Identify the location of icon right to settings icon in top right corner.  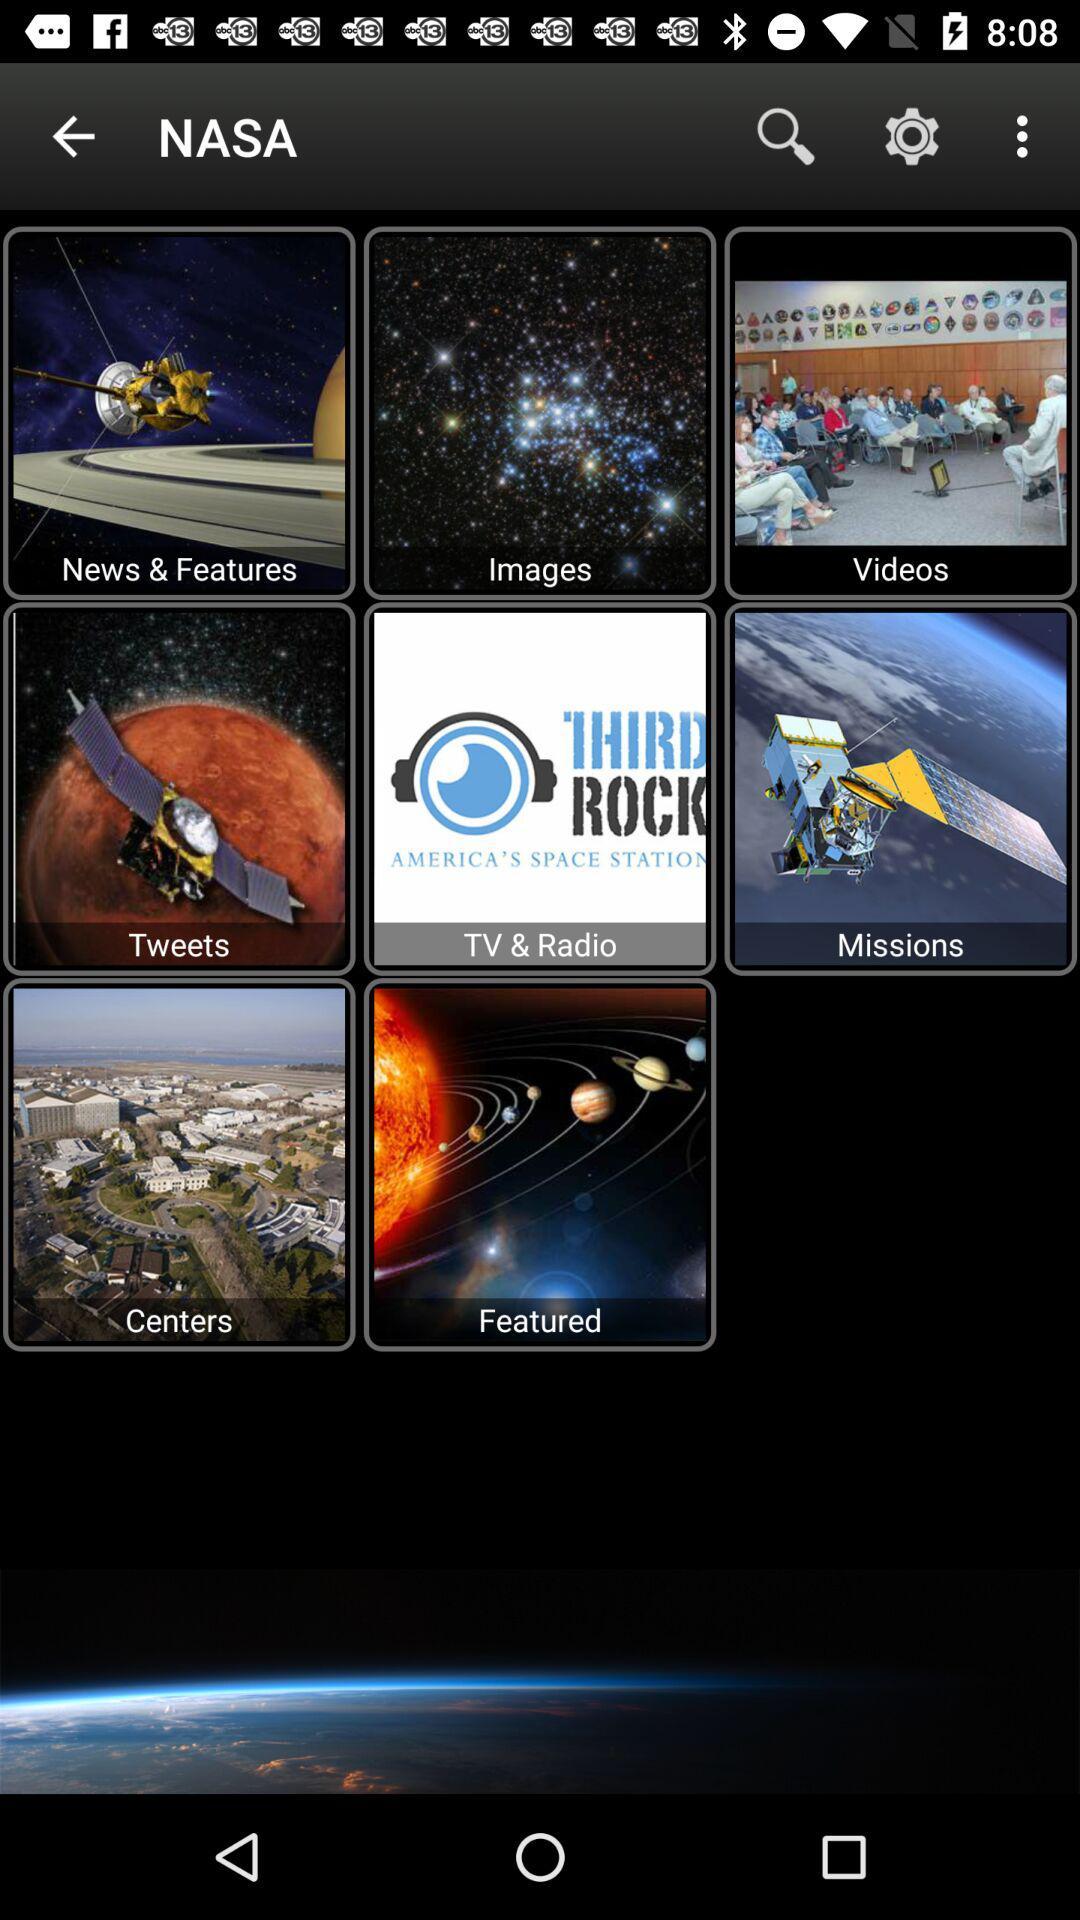
(1027, 136).